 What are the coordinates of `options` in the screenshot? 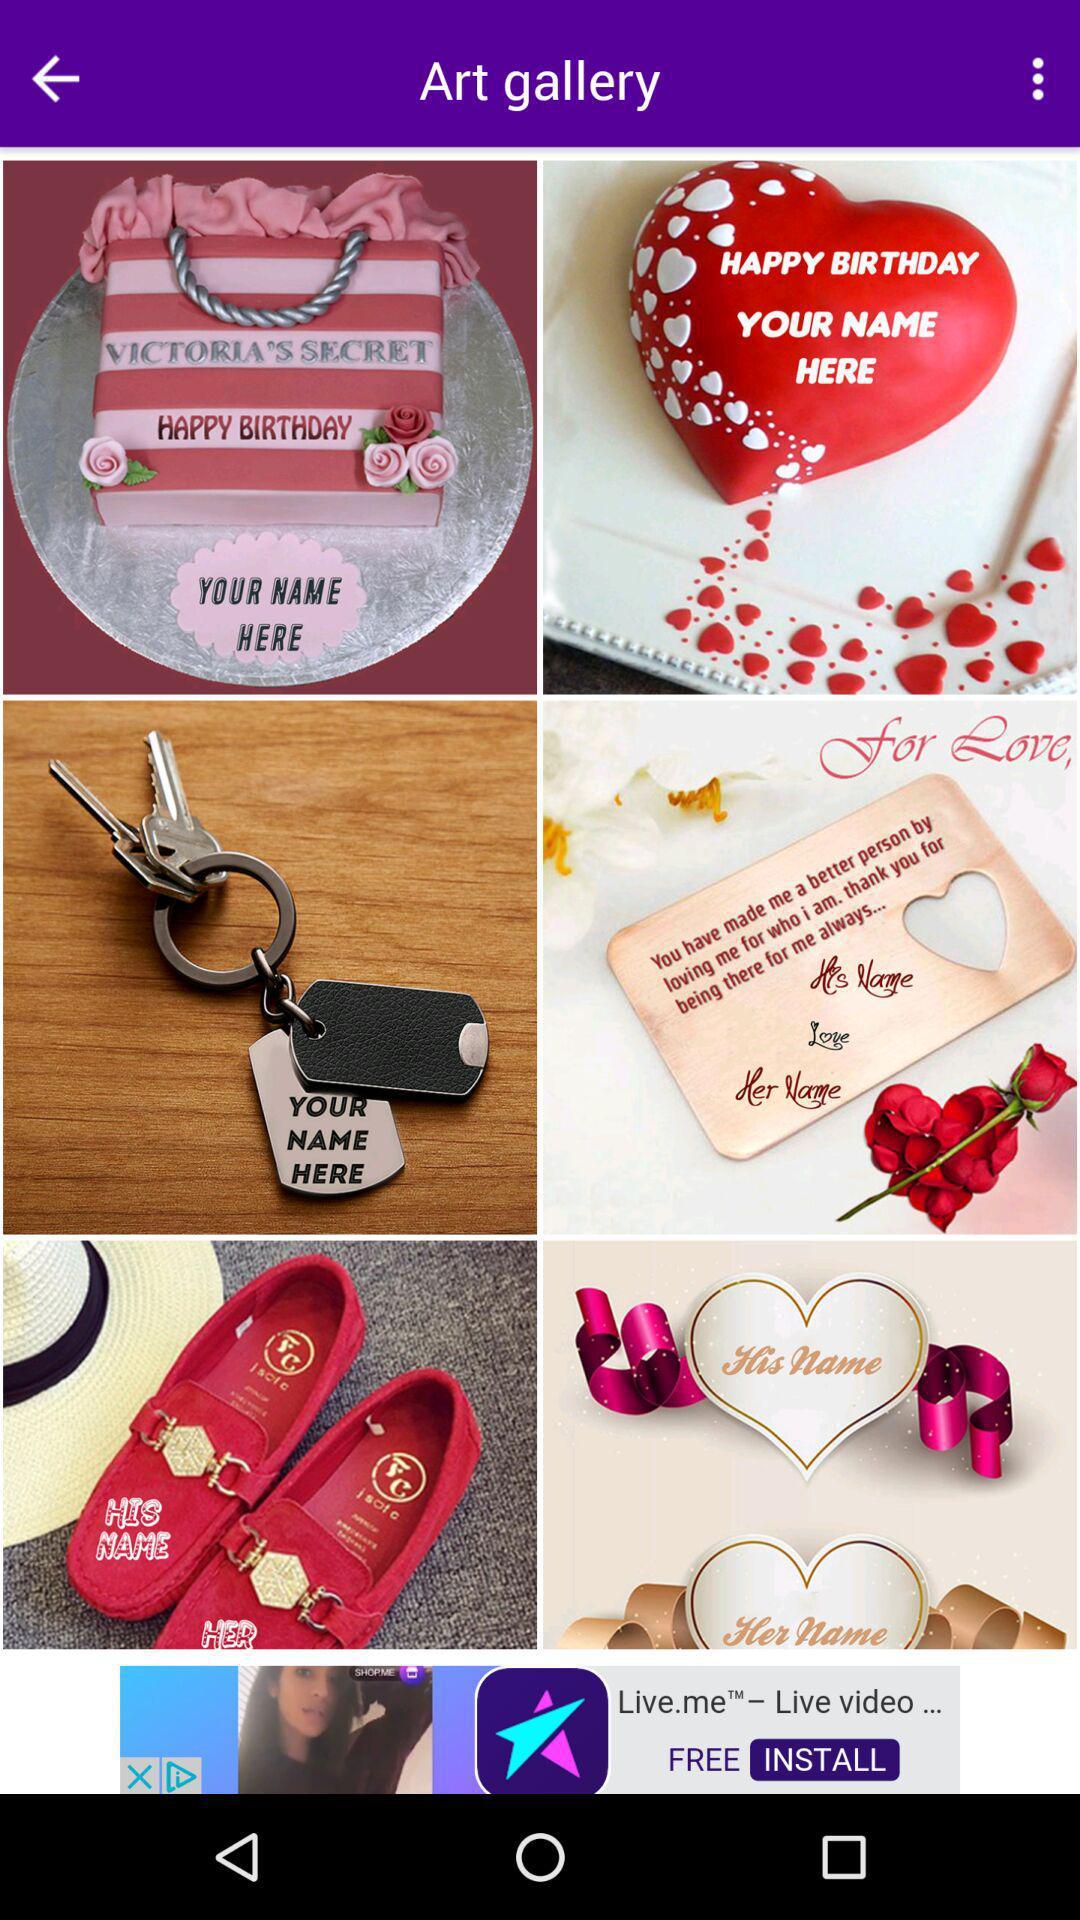 It's located at (1036, 78).